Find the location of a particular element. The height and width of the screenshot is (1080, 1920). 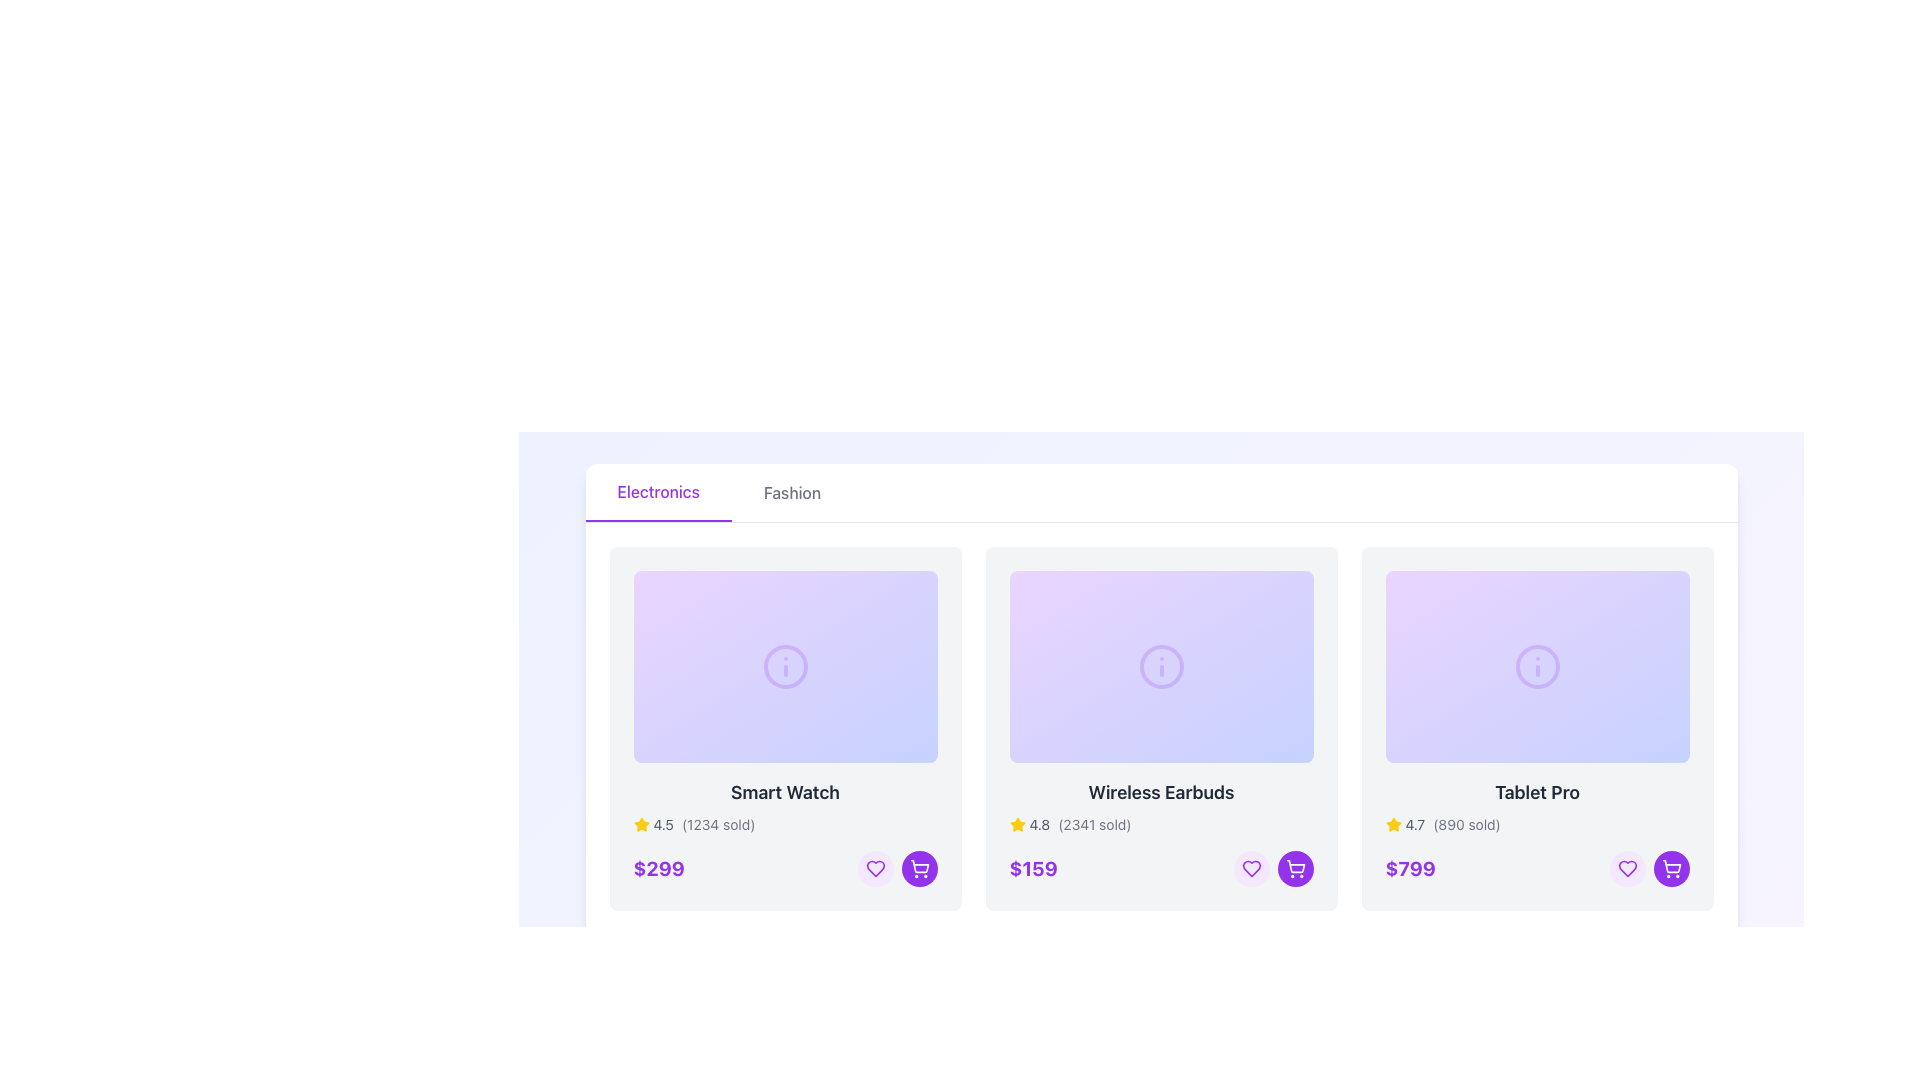

the circular button with a light purple background and heart icon located in the lower right section of the 'Smart Watch' product card to change its background color is located at coordinates (875, 867).